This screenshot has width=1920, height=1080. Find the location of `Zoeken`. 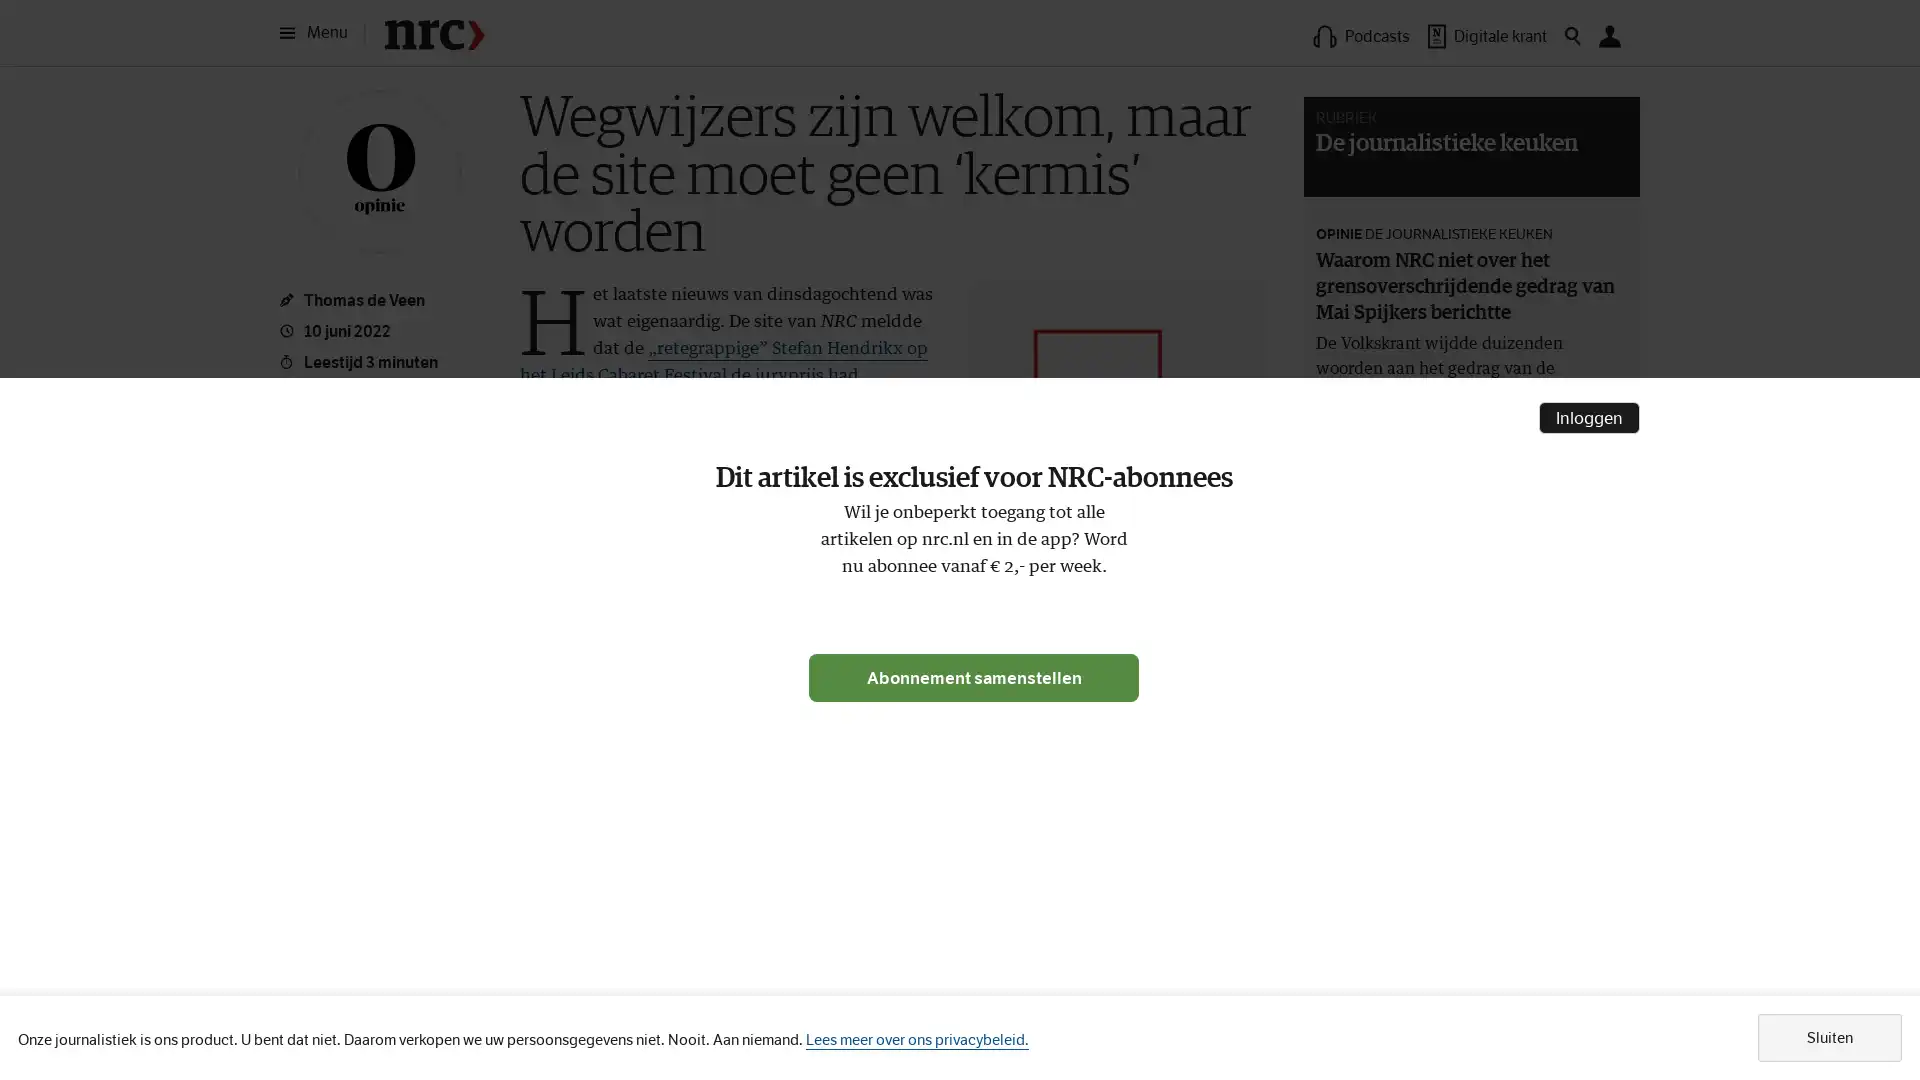

Zoeken is located at coordinates (1572, 36).